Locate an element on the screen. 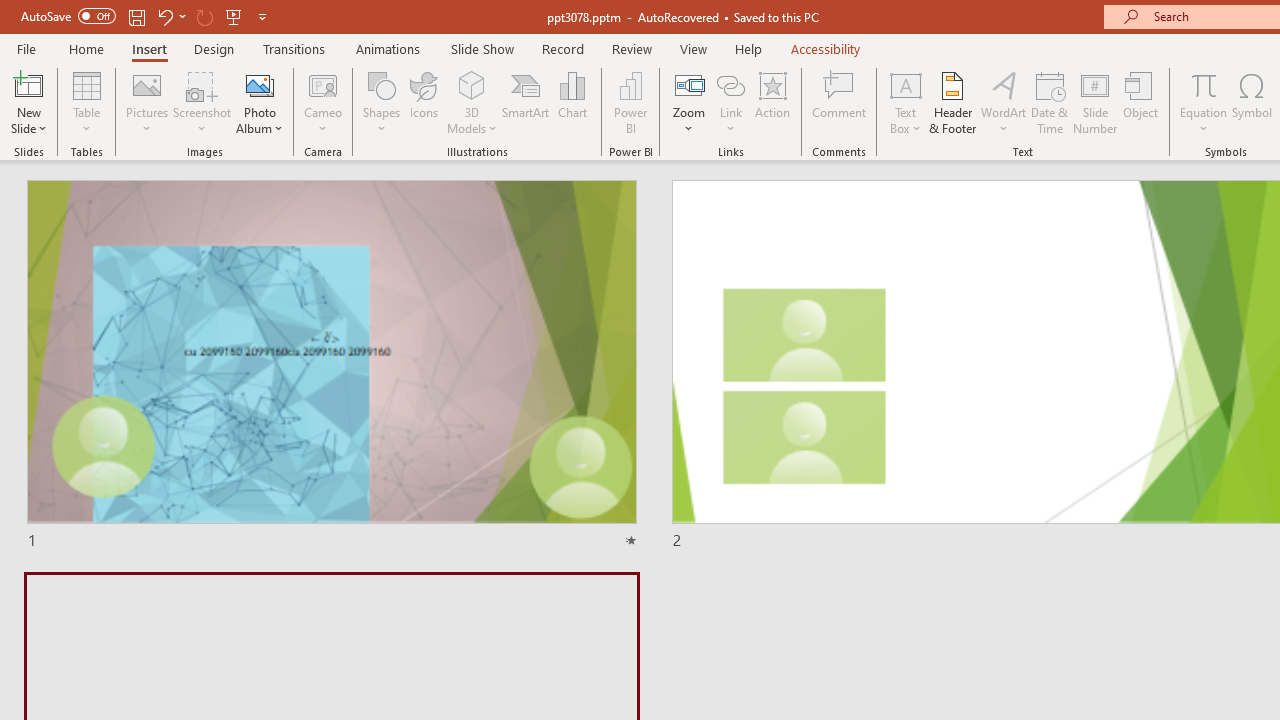 The width and height of the screenshot is (1280, 720). 'Photo Album...' is located at coordinates (258, 103).